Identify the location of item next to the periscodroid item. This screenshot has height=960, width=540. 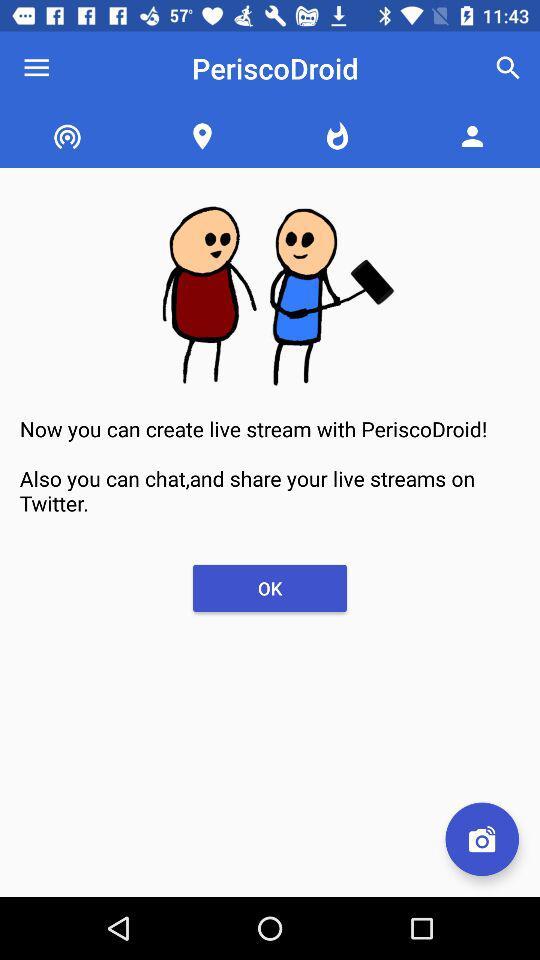
(508, 68).